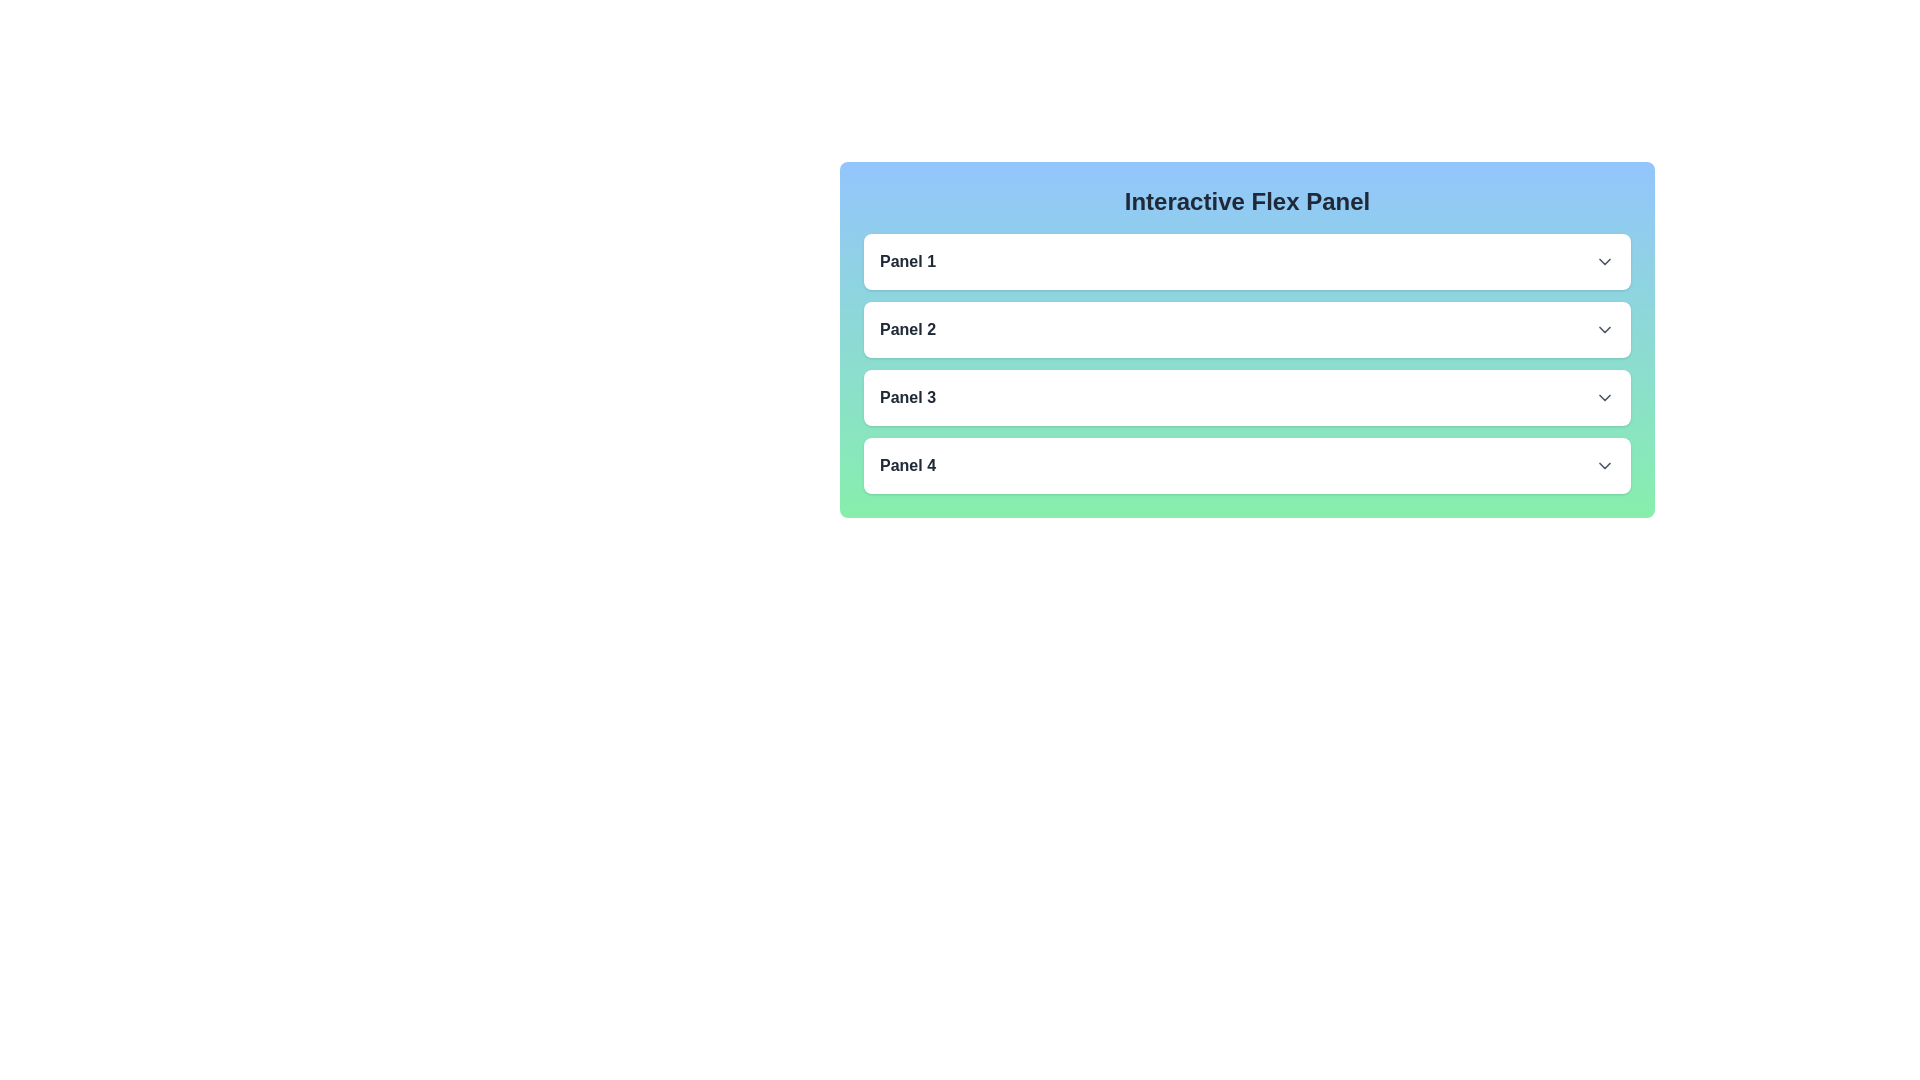 This screenshot has height=1080, width=1920. Describe the element at coordinates (906, 466) in the screenshot. I see `the bold dark gray text label displaying 'Panel 4' to interact with the associated panel` at that location.